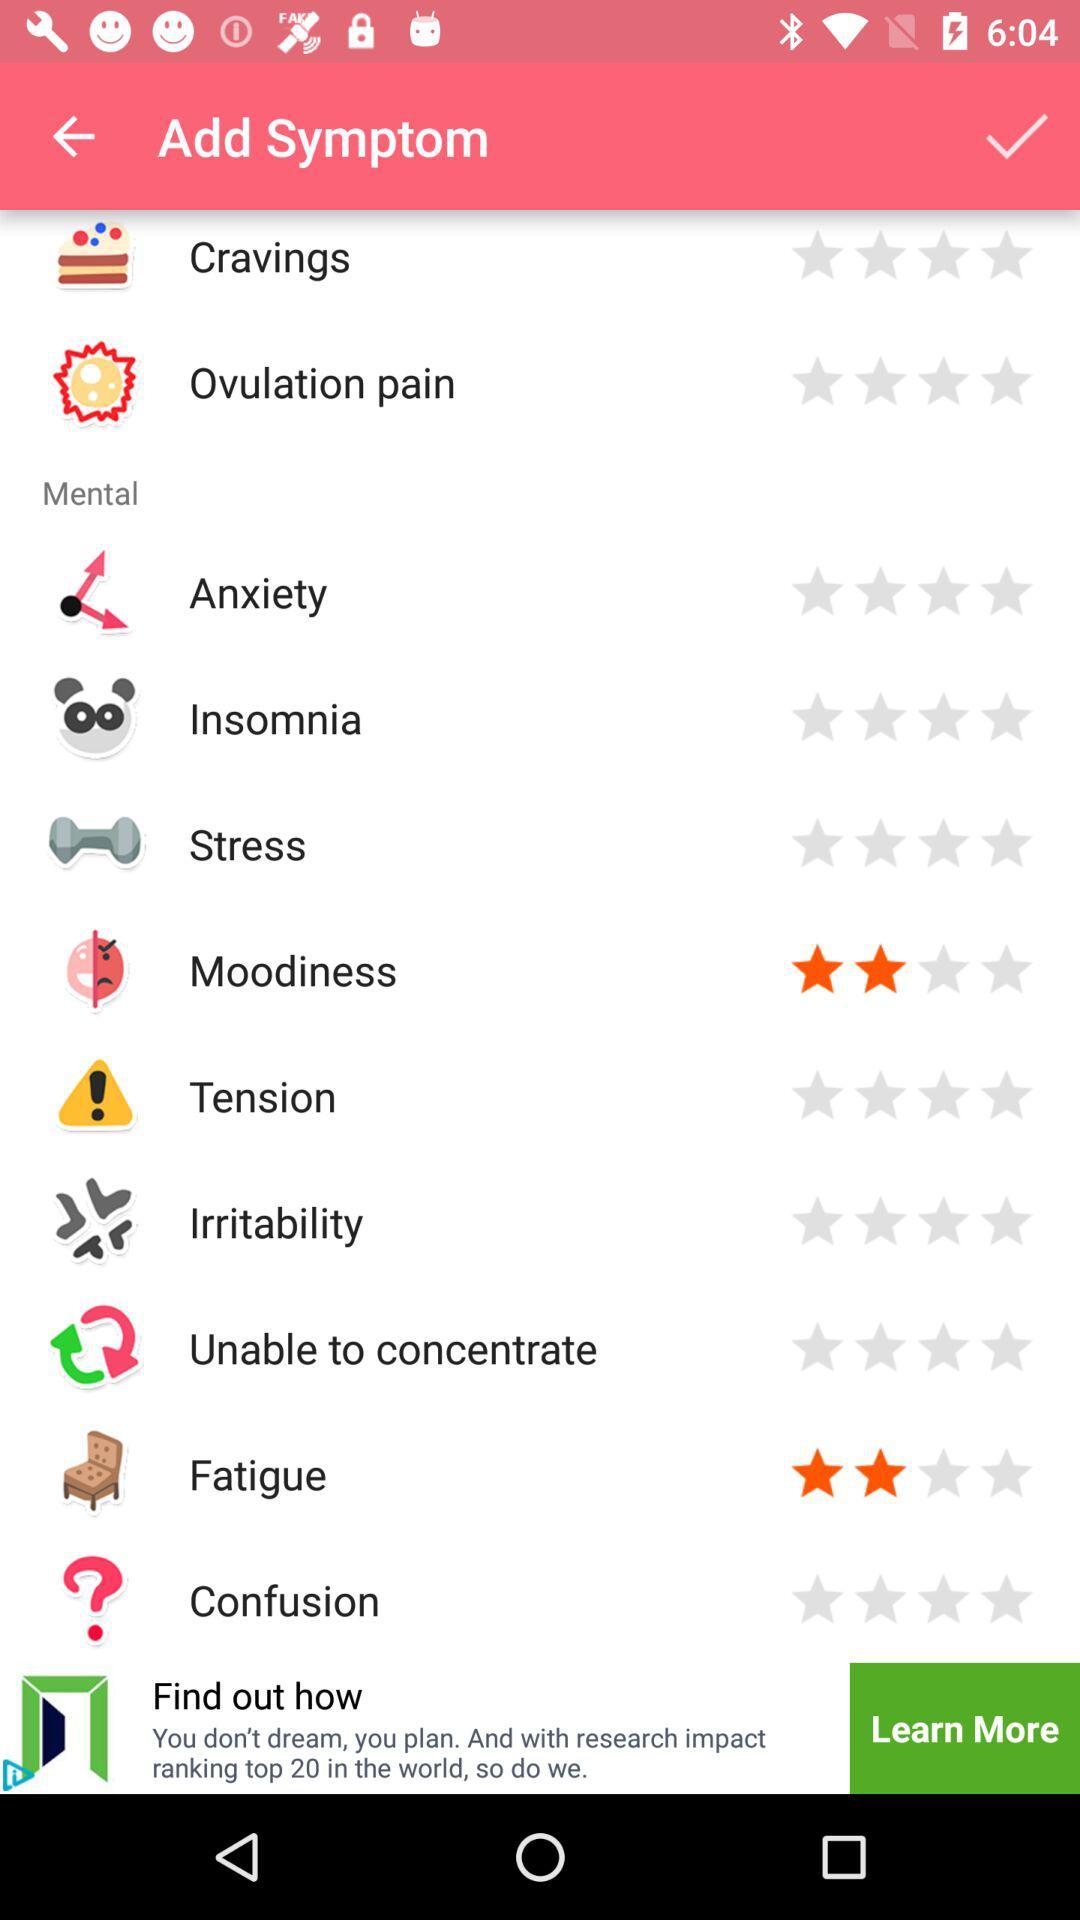 This screenshot has width=1080, height=1920. What do you see at coordinates (1006, 590) in the screenshot?
I see `star rating` at bounding box center [1006, 590].